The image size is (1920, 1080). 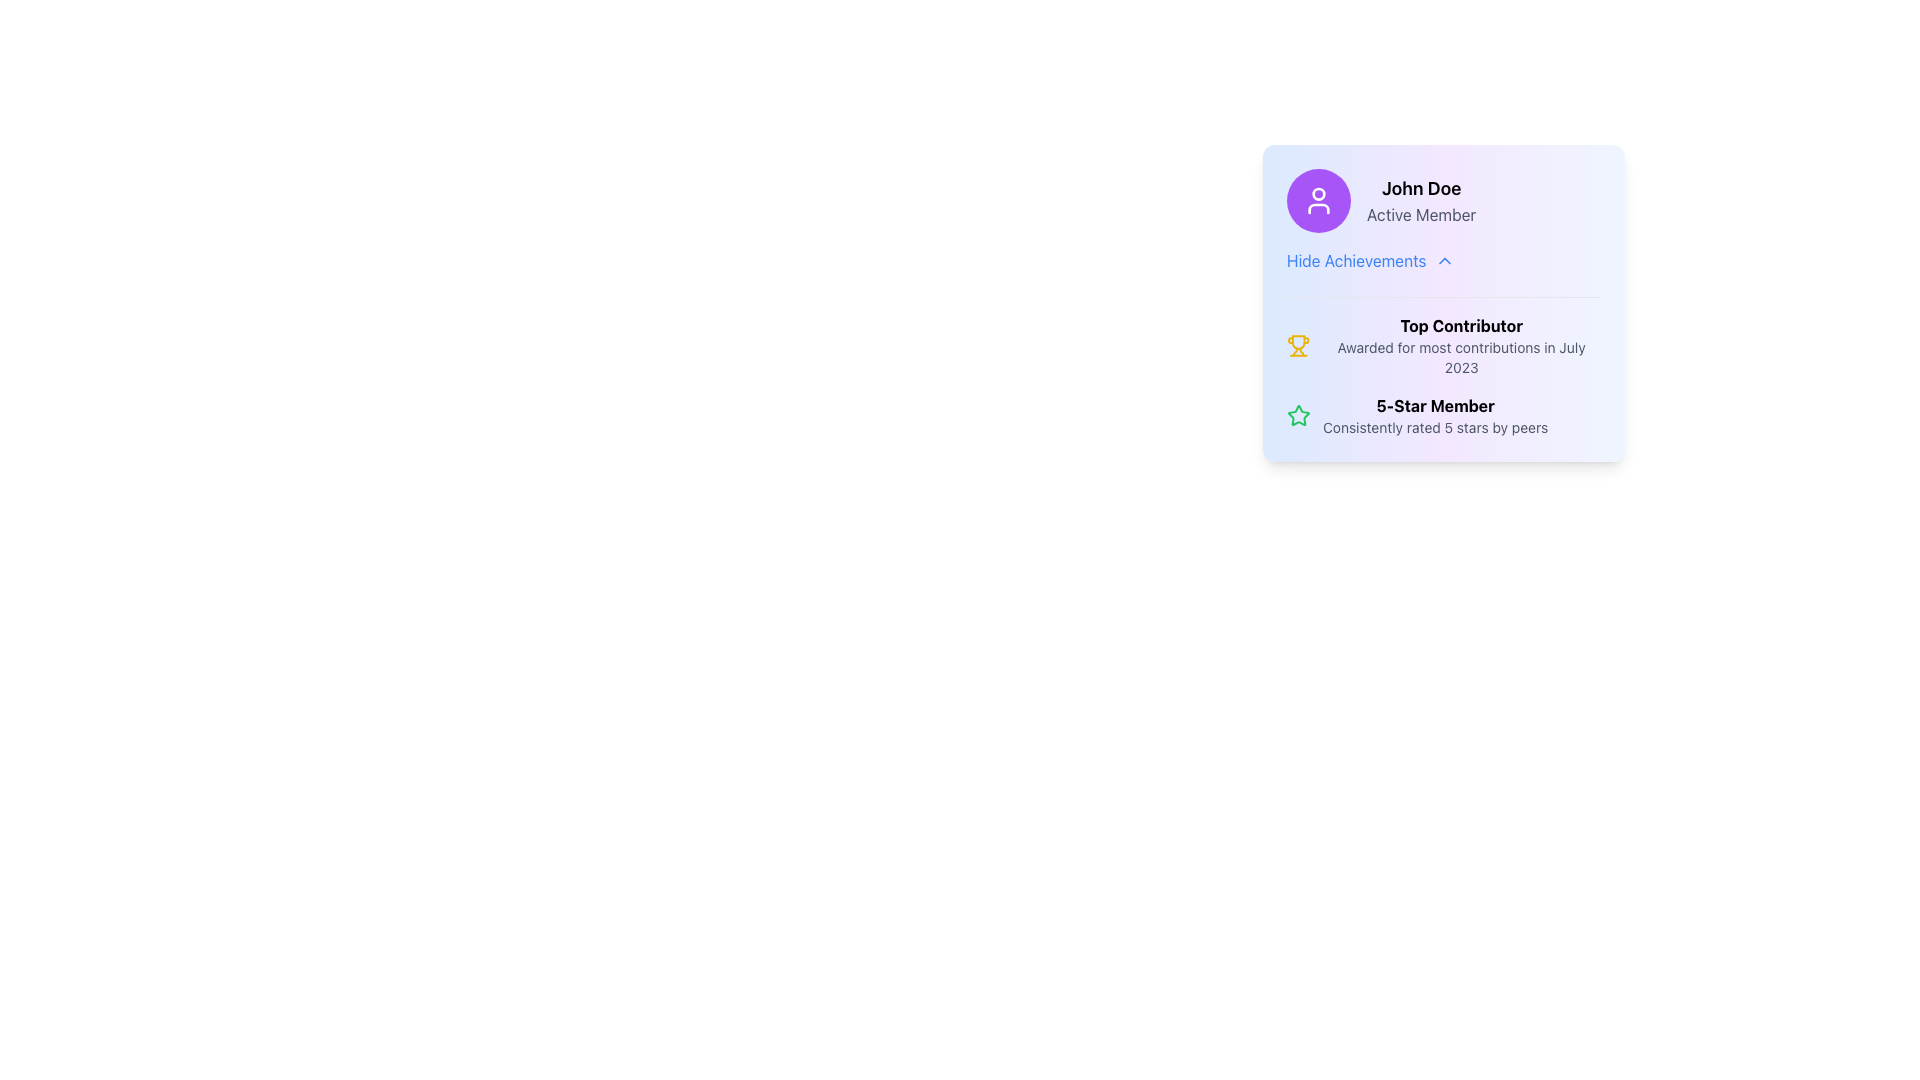 I want to click on the non-interactive informational badge displaying '5-Star Member' with a green star icon and descriptive text, so click(x=1444, y=415).